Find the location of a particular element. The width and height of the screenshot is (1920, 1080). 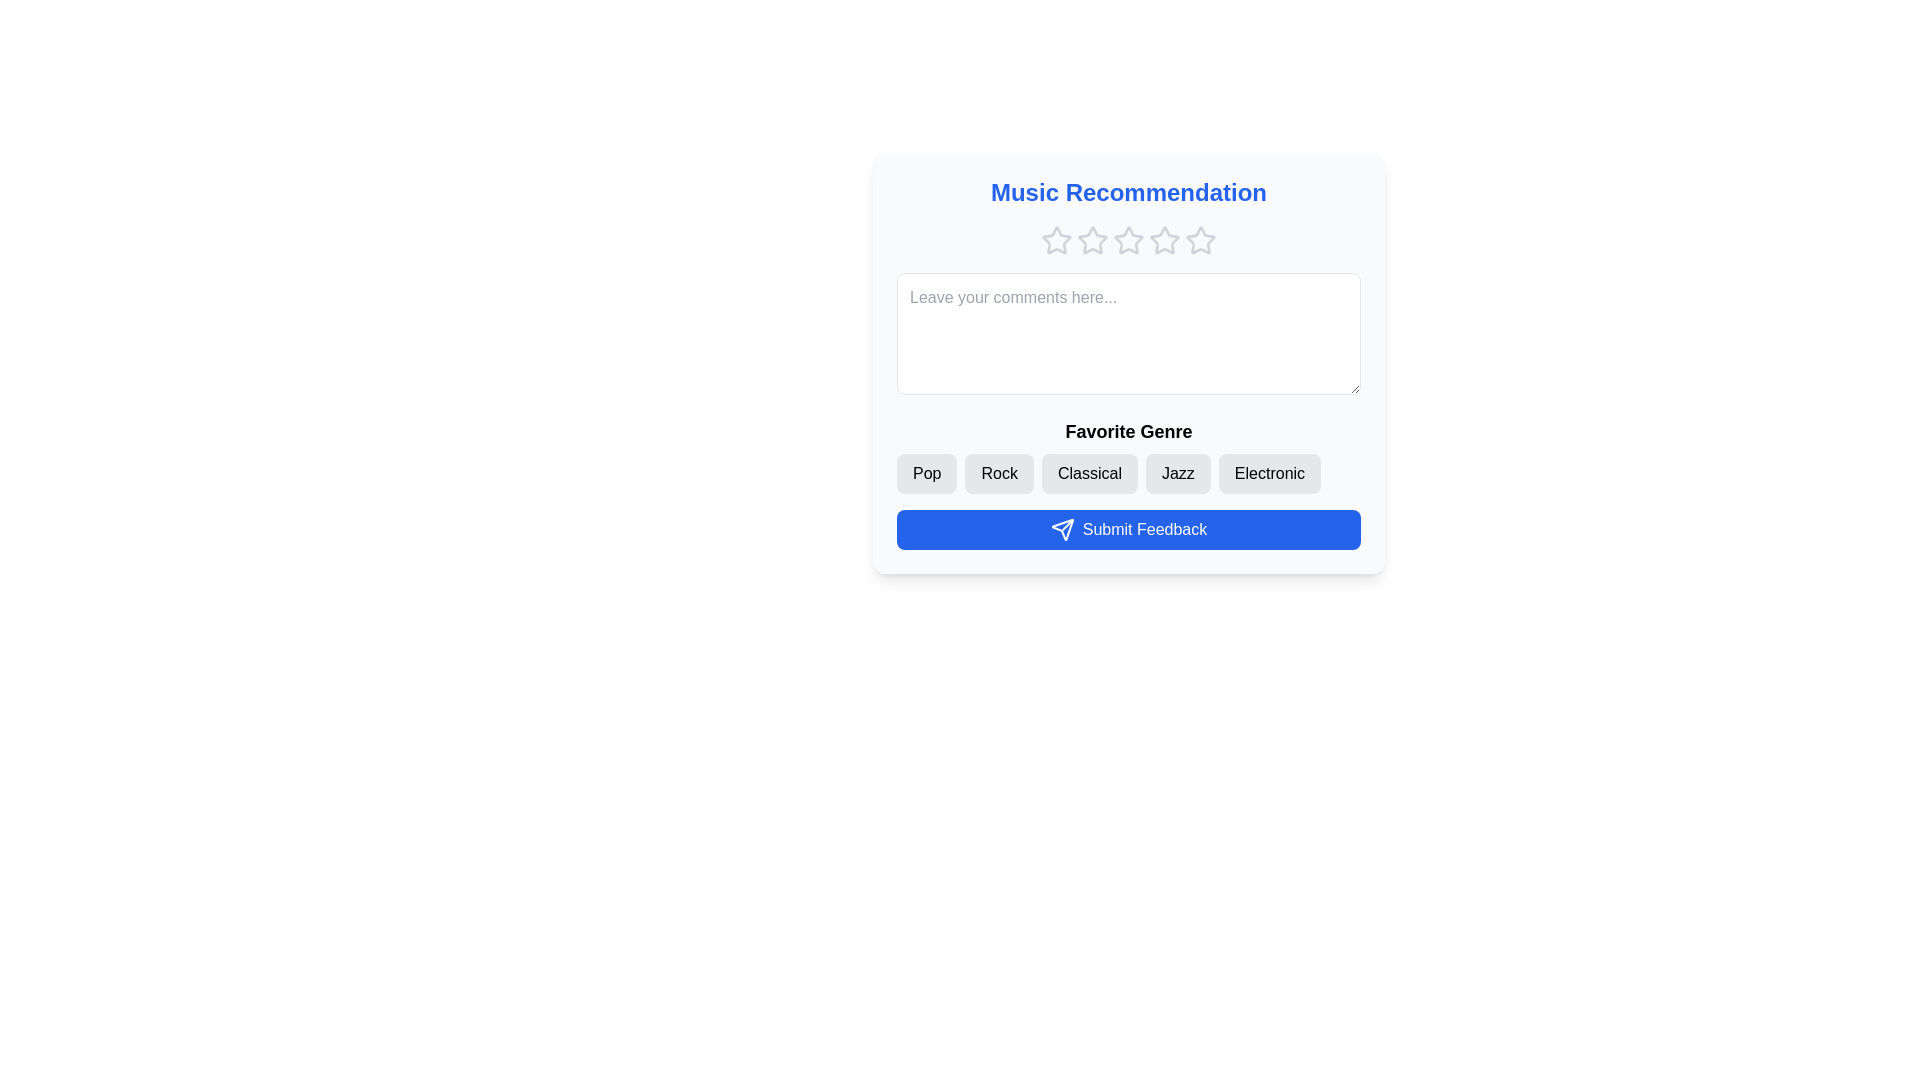

the fifth star-shaped Rating Star Button in the Music Recommendation card is located at coordinates (1200, 238).